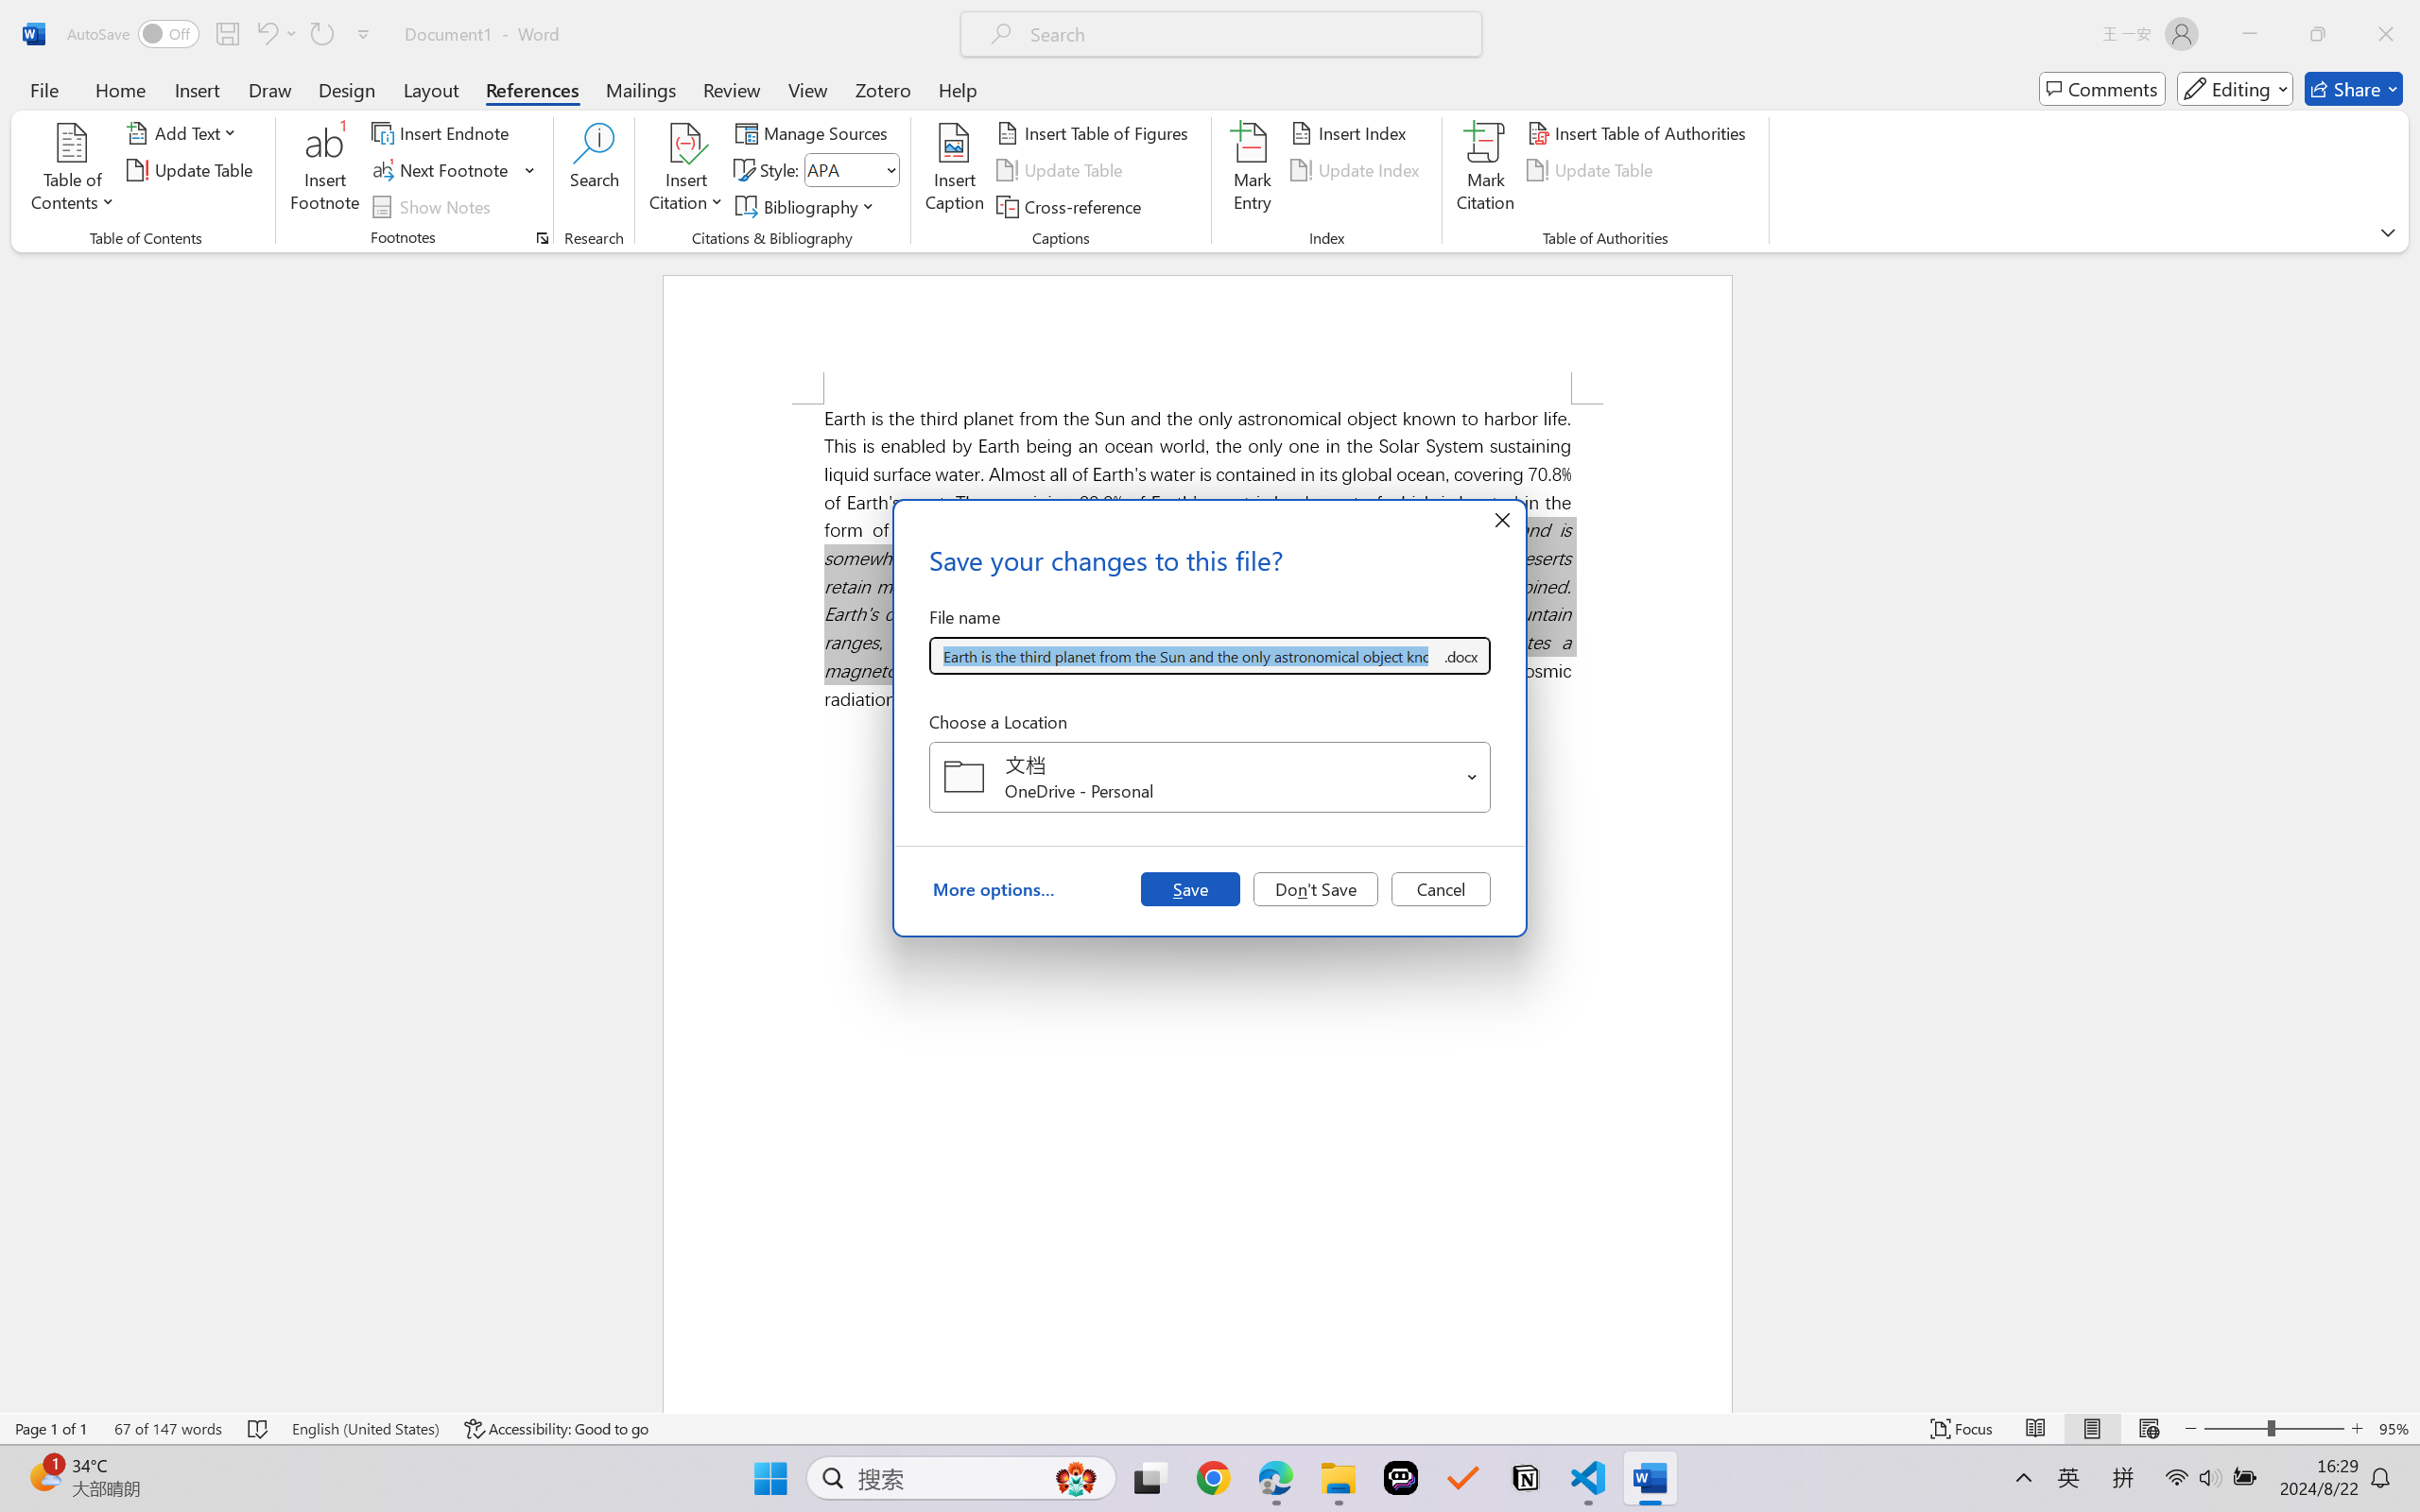  I want to click on 'Choose a Location', so click(1210, 777).